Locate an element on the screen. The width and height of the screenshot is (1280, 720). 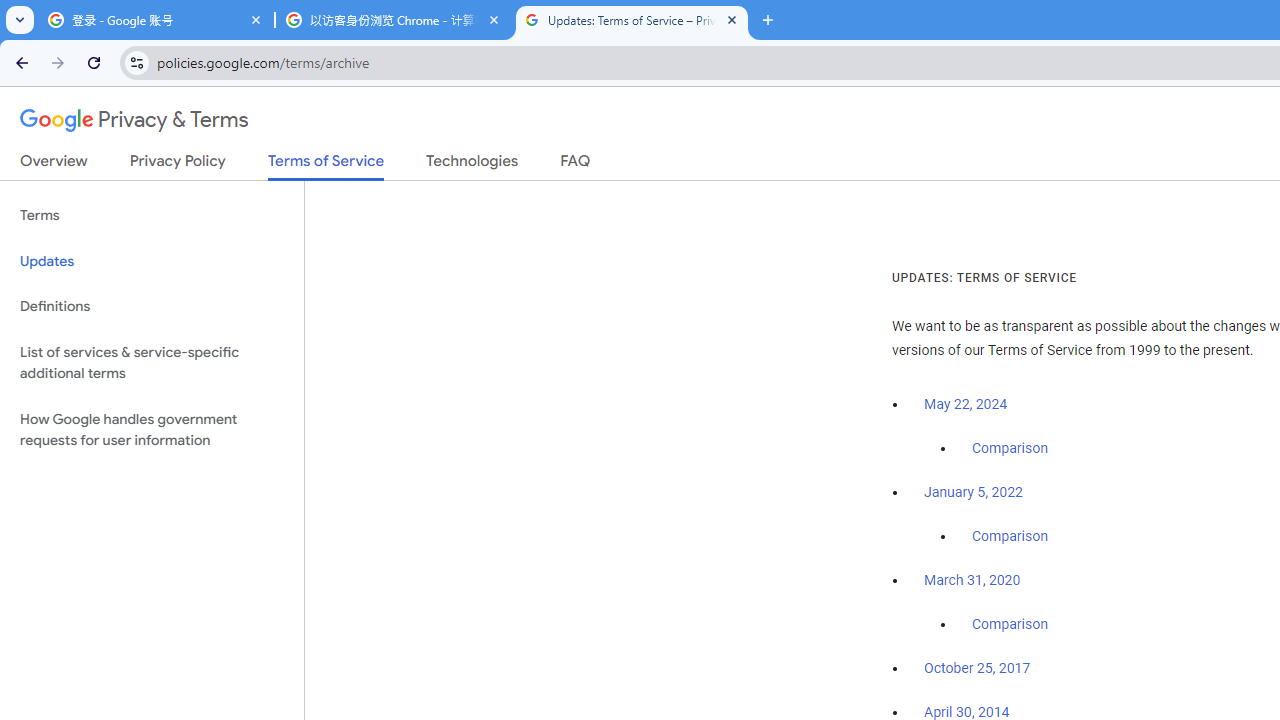
'May 22, 2024' is located at coordinates (966, 405).